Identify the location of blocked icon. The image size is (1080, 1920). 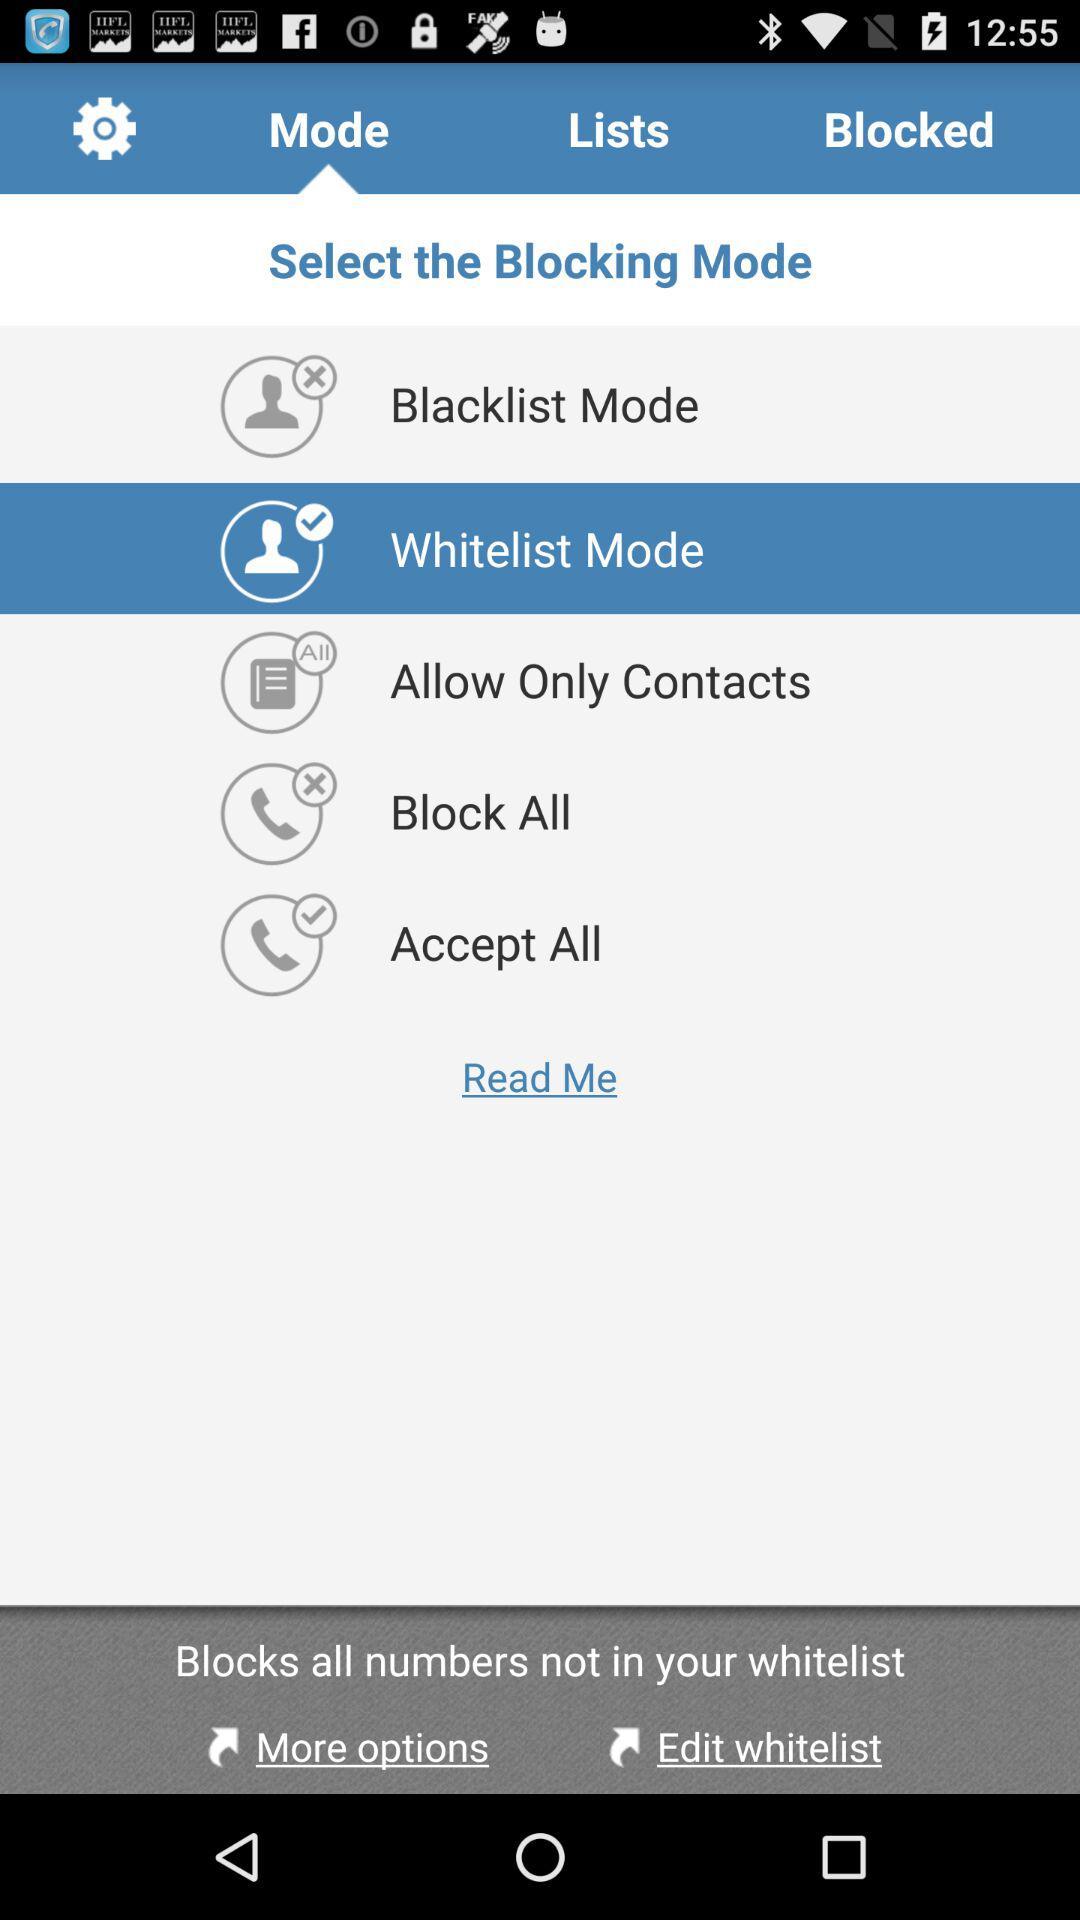
(909, 127).